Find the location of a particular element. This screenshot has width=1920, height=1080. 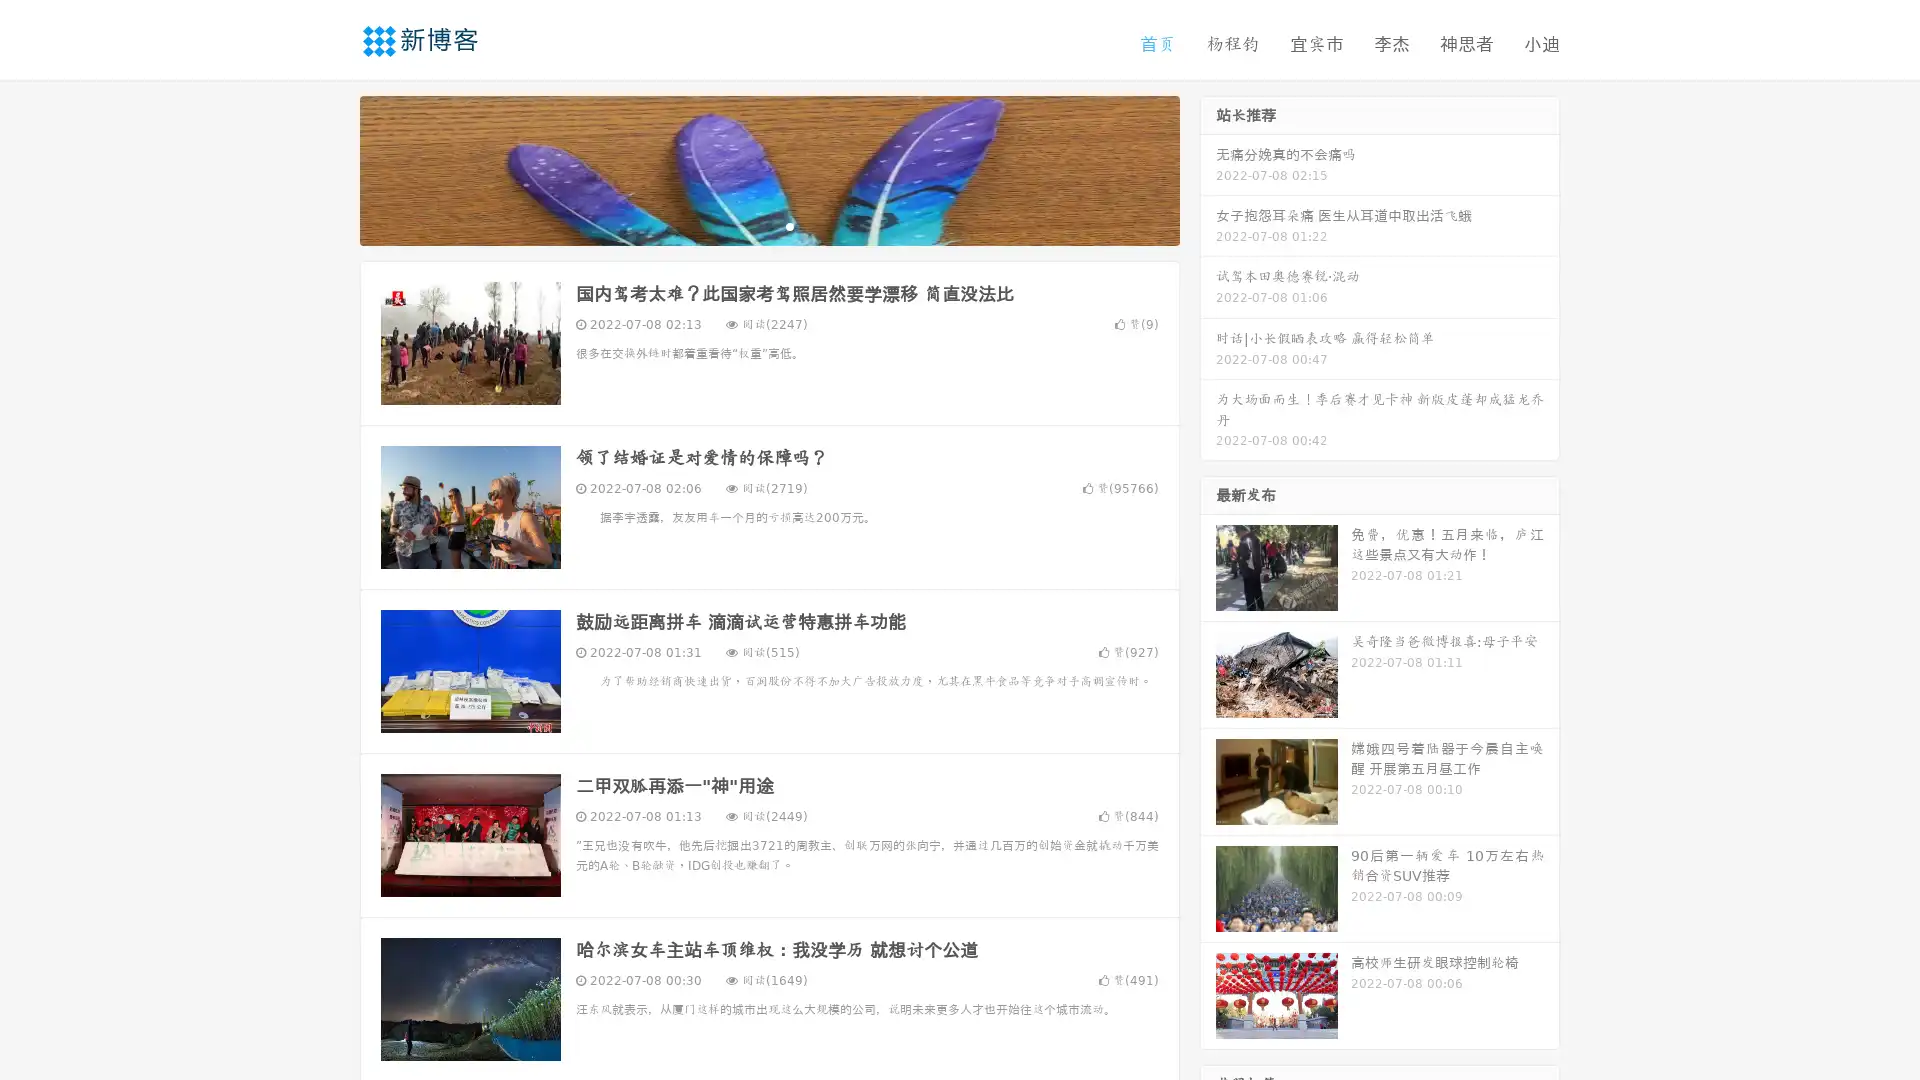

Go to slide 3 is located at coordinates (789, 225).